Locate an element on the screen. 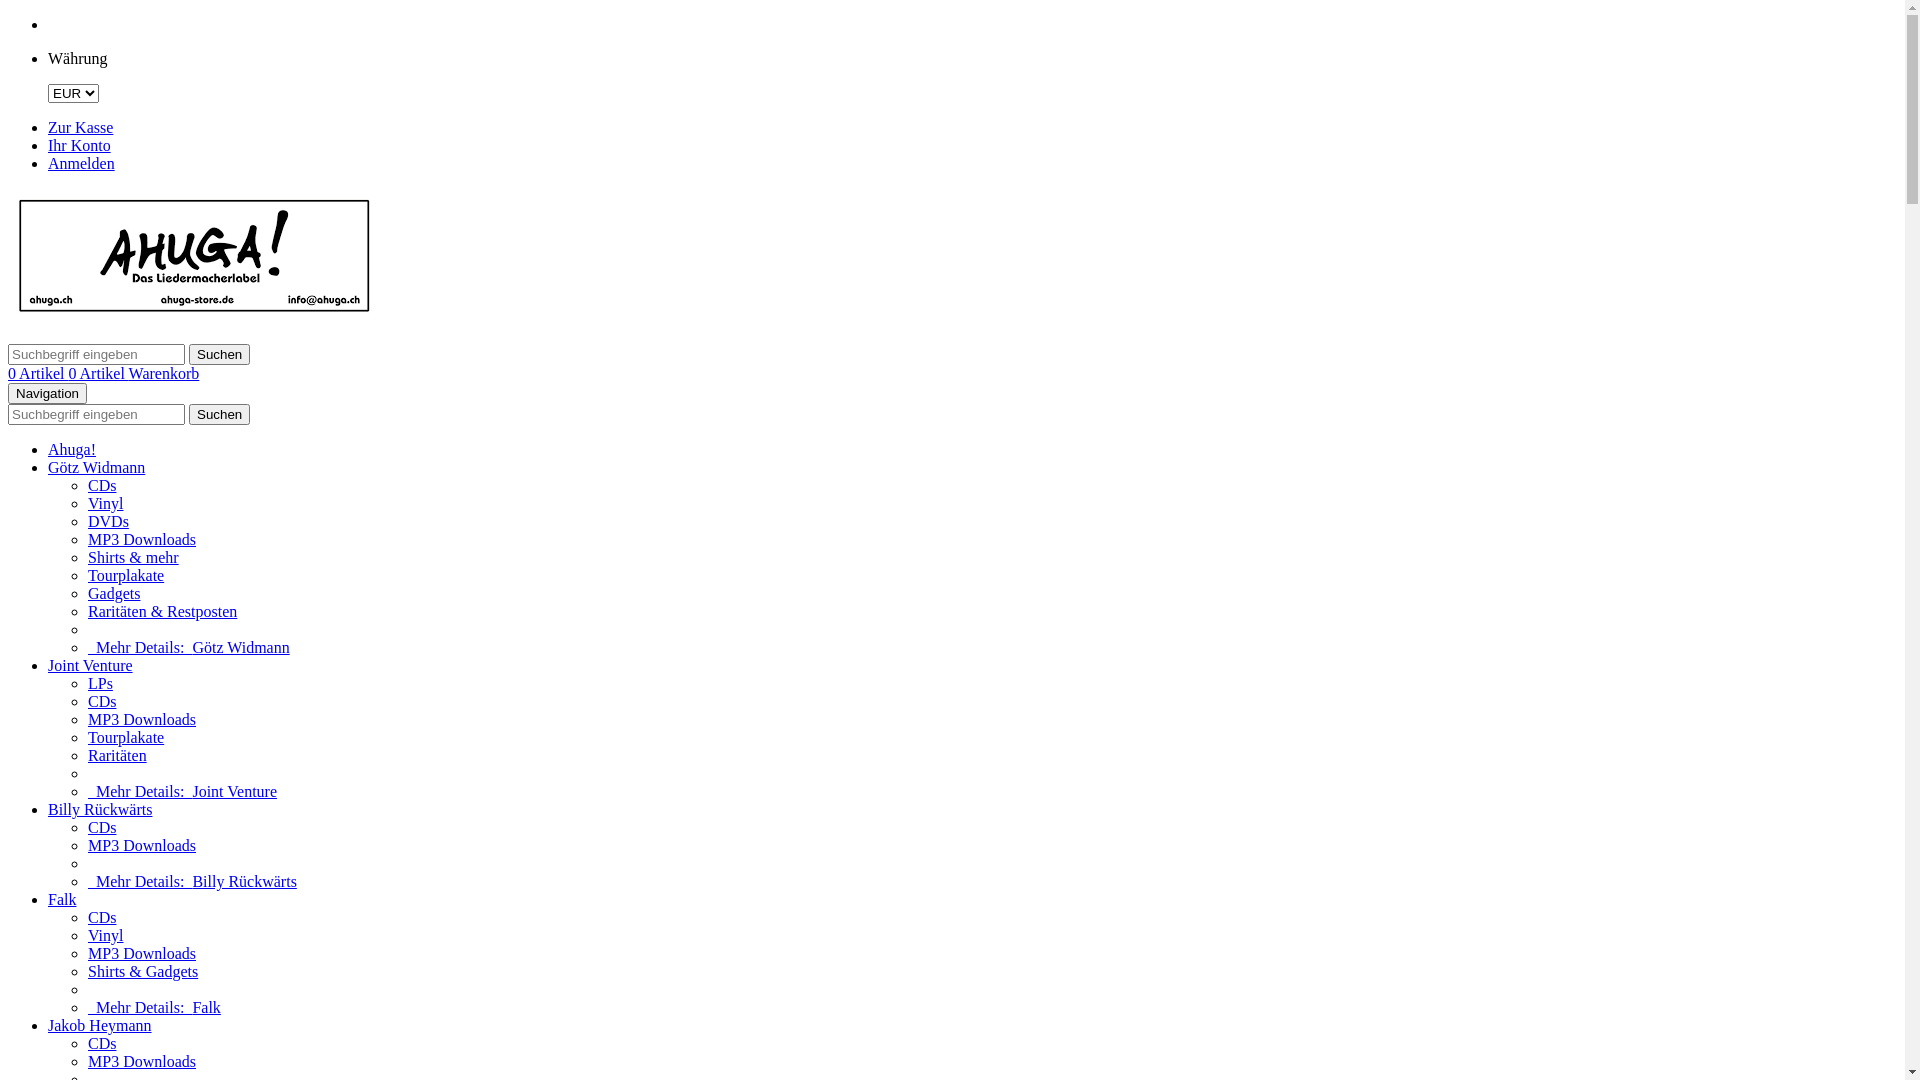  '  Mehr Details:  Joint Venture' is located at coordinates (182, 790).